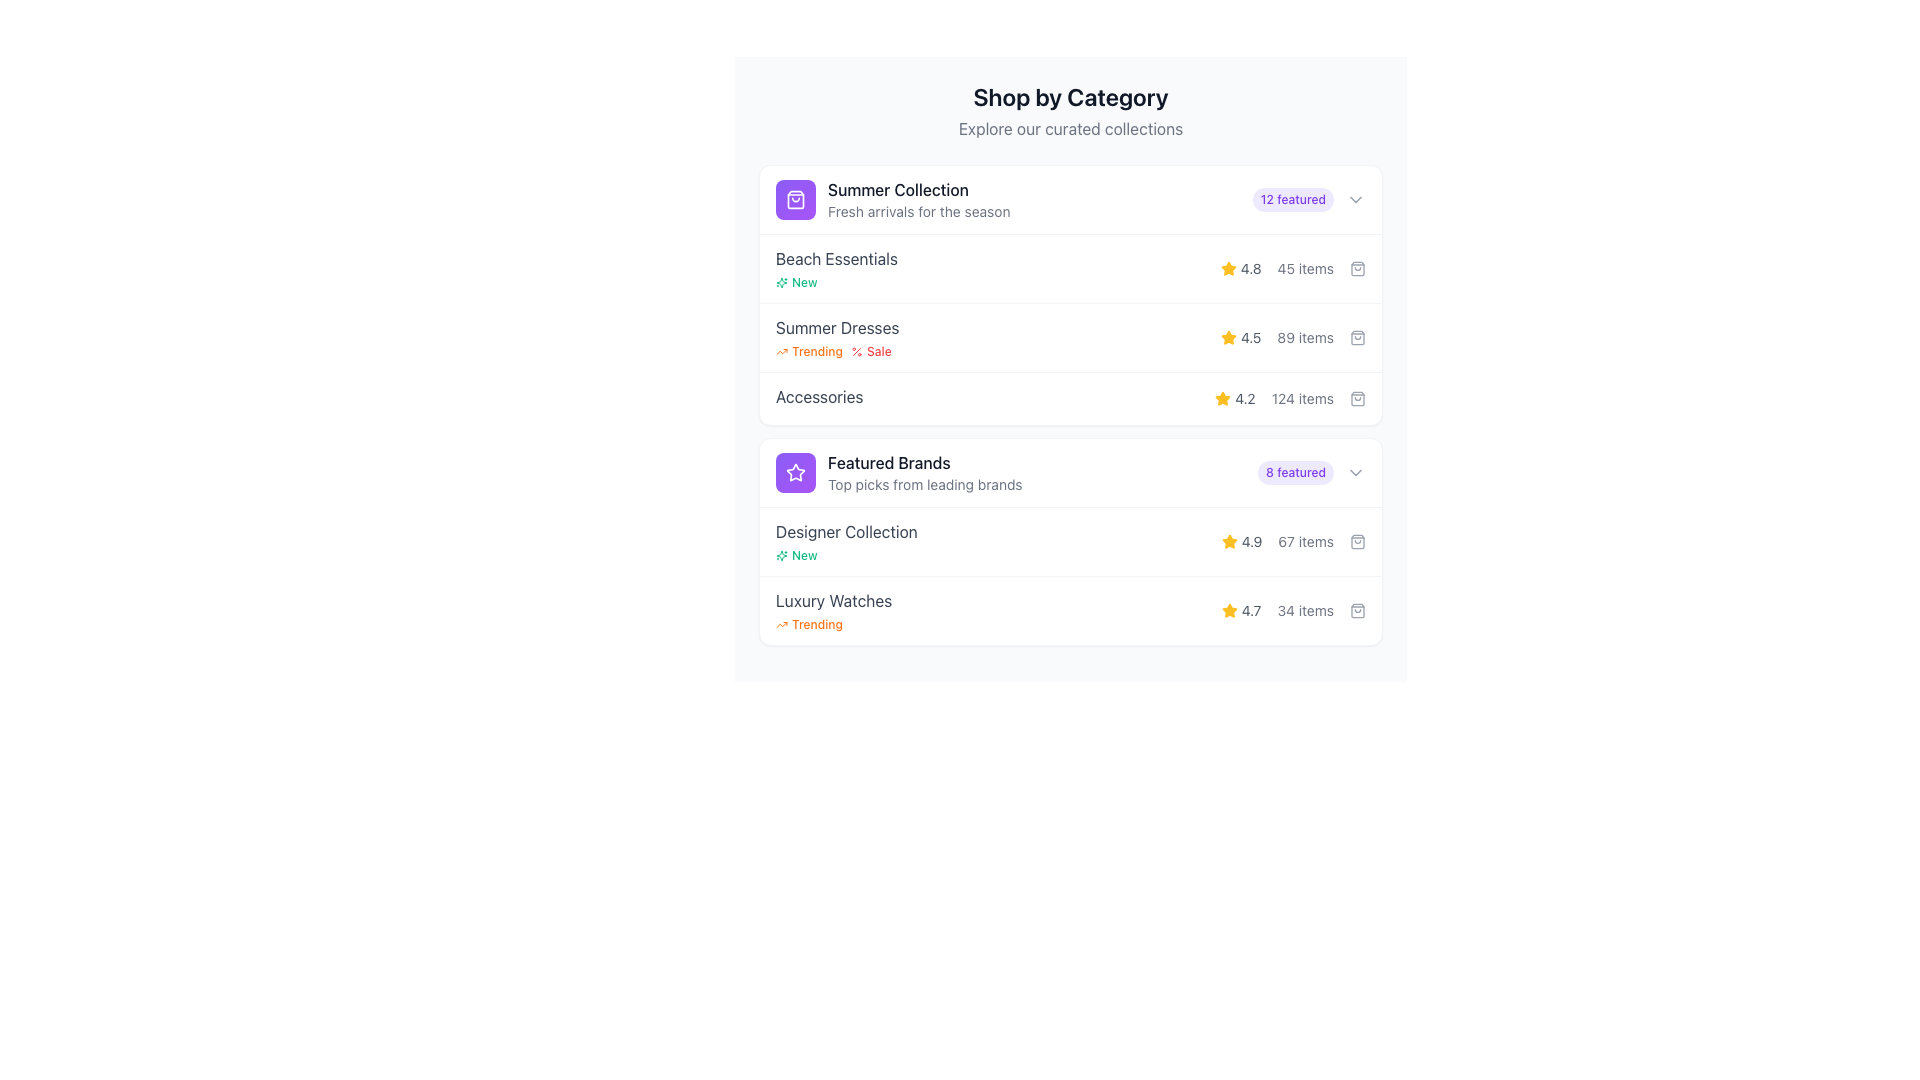 Image resolution: width=1920 pixels, height=1080 pixels. Describe the element at coordinates (1296, 473) in the screenshot. I see `the badge indicating the number of featured items in the 'Featured Brands' category, located to the left of the chevron icon in the 'Shop by Category' section` at that location.